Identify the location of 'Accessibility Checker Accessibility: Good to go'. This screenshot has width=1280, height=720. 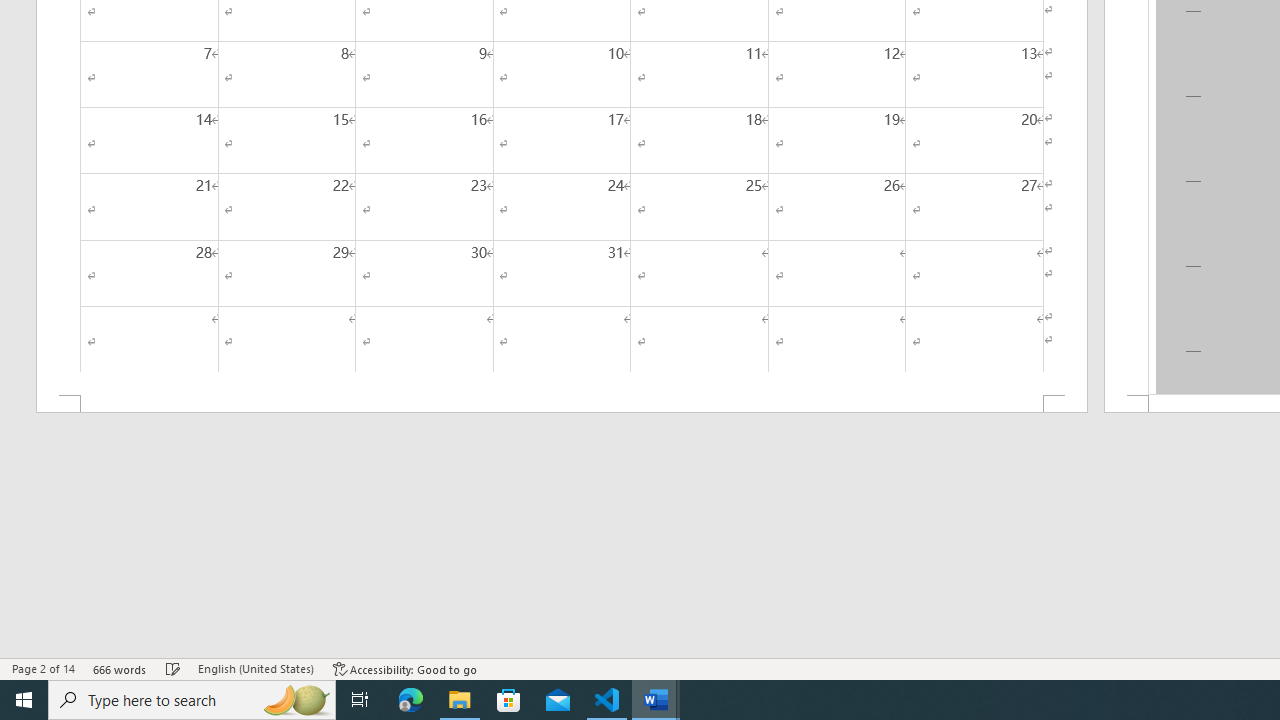
(404, 669).